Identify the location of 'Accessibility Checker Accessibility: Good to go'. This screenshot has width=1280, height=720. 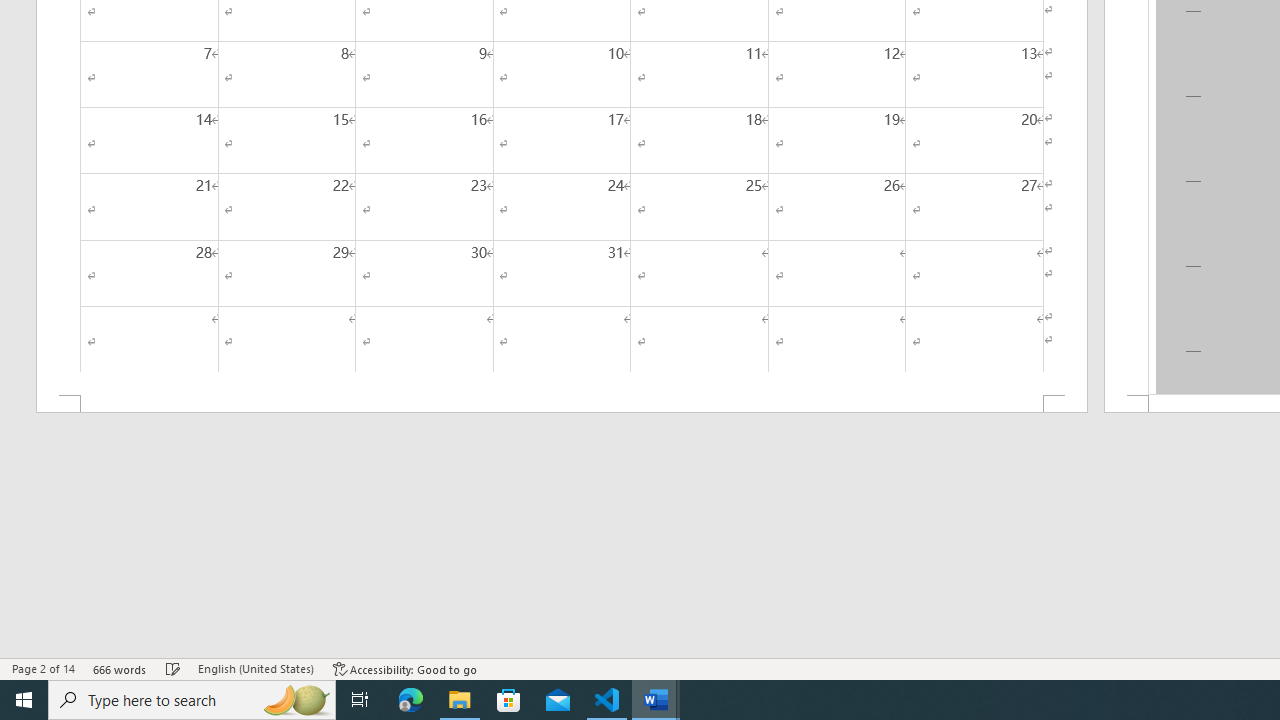
(404, 669).